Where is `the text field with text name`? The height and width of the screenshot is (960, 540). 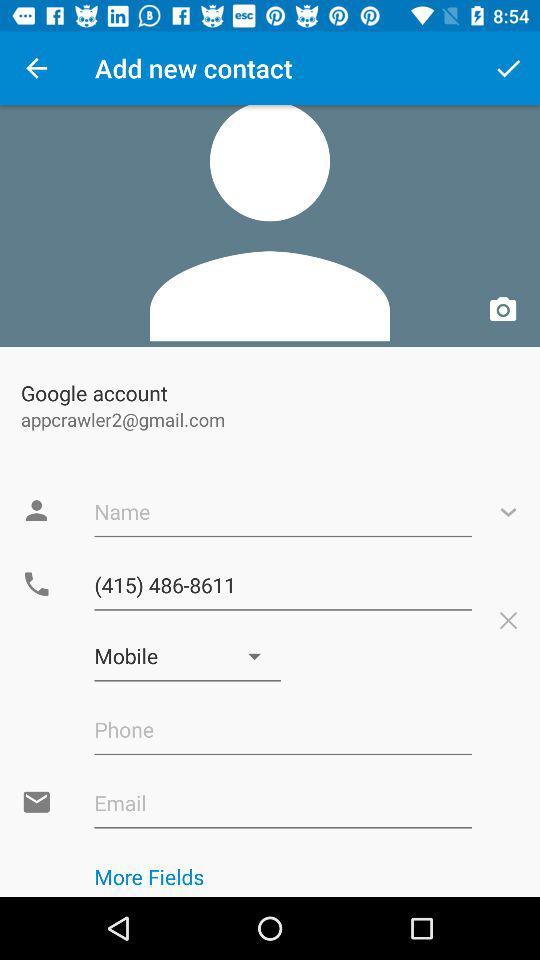
the text field with text name is located at coordinates (282, 511).